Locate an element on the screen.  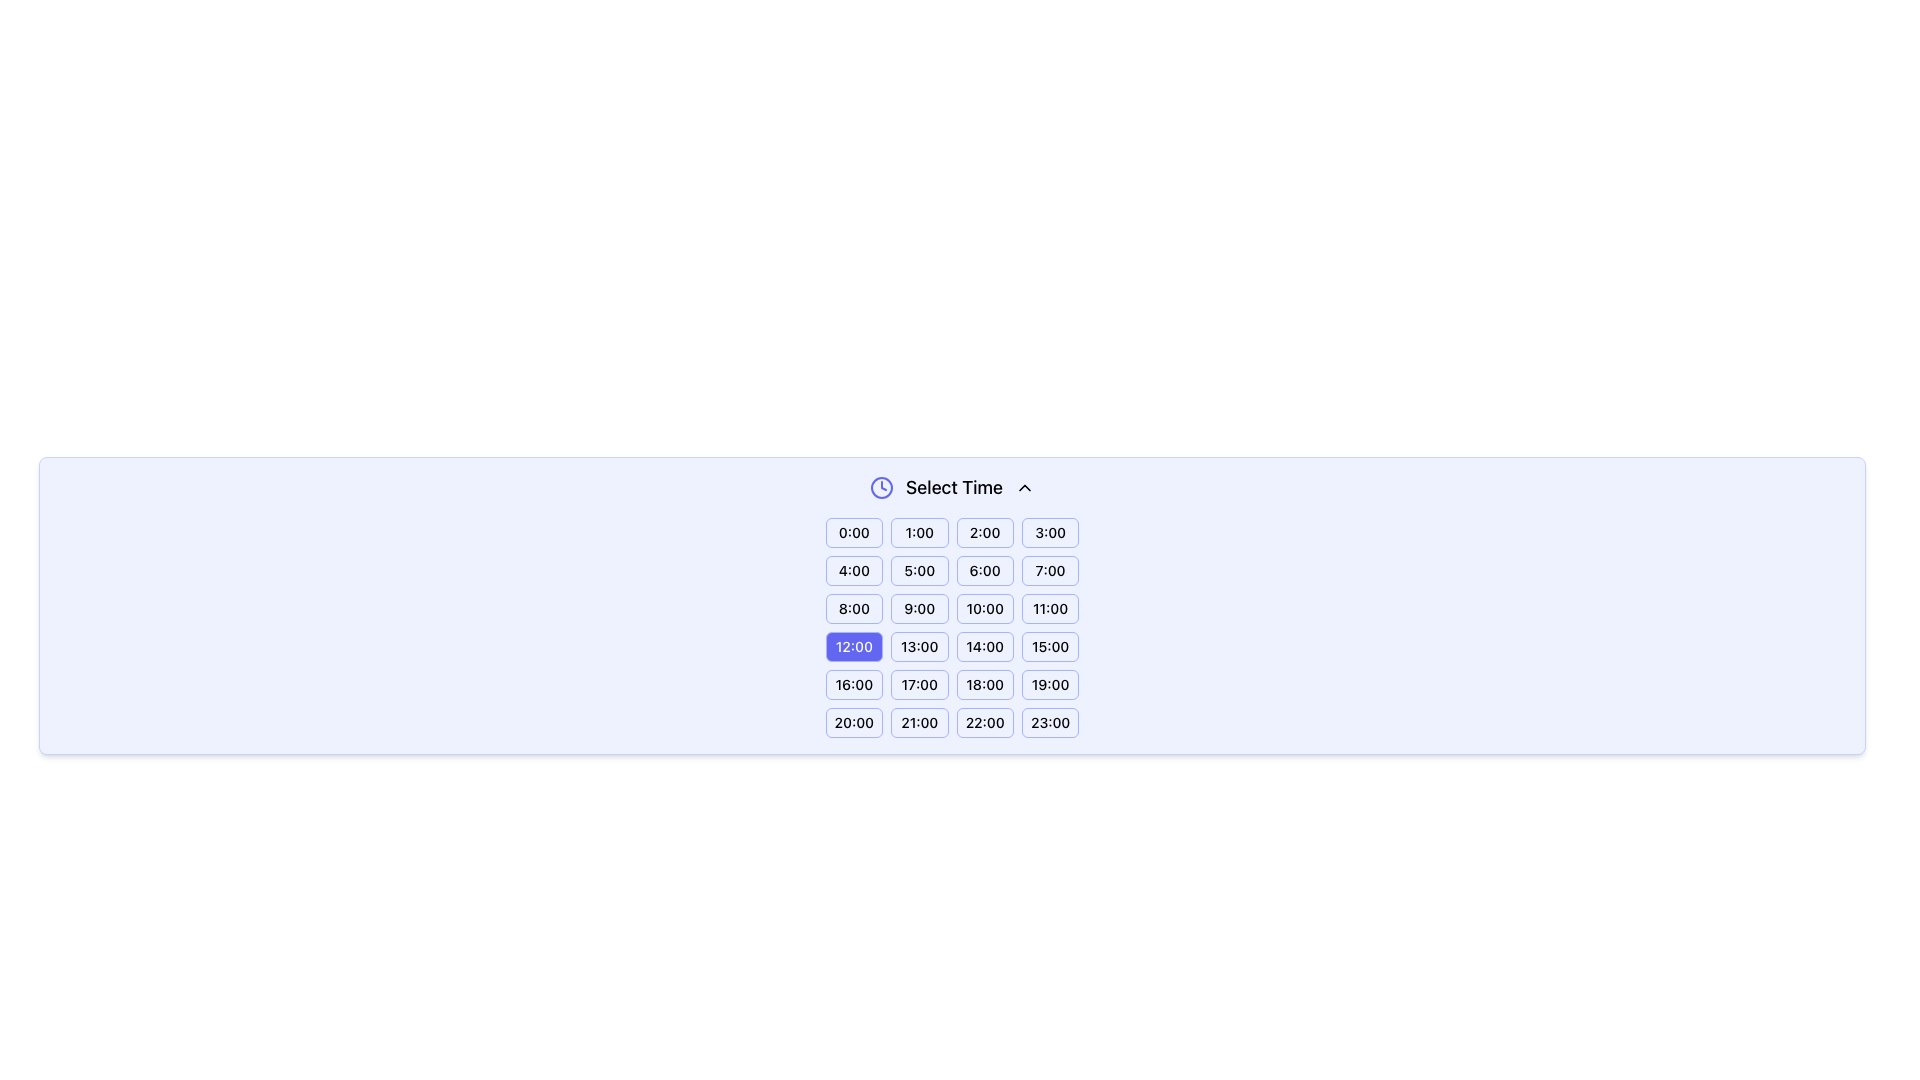
the rectangular button labeled '14:00' with a light blue background is located at coordinates (985, 647).